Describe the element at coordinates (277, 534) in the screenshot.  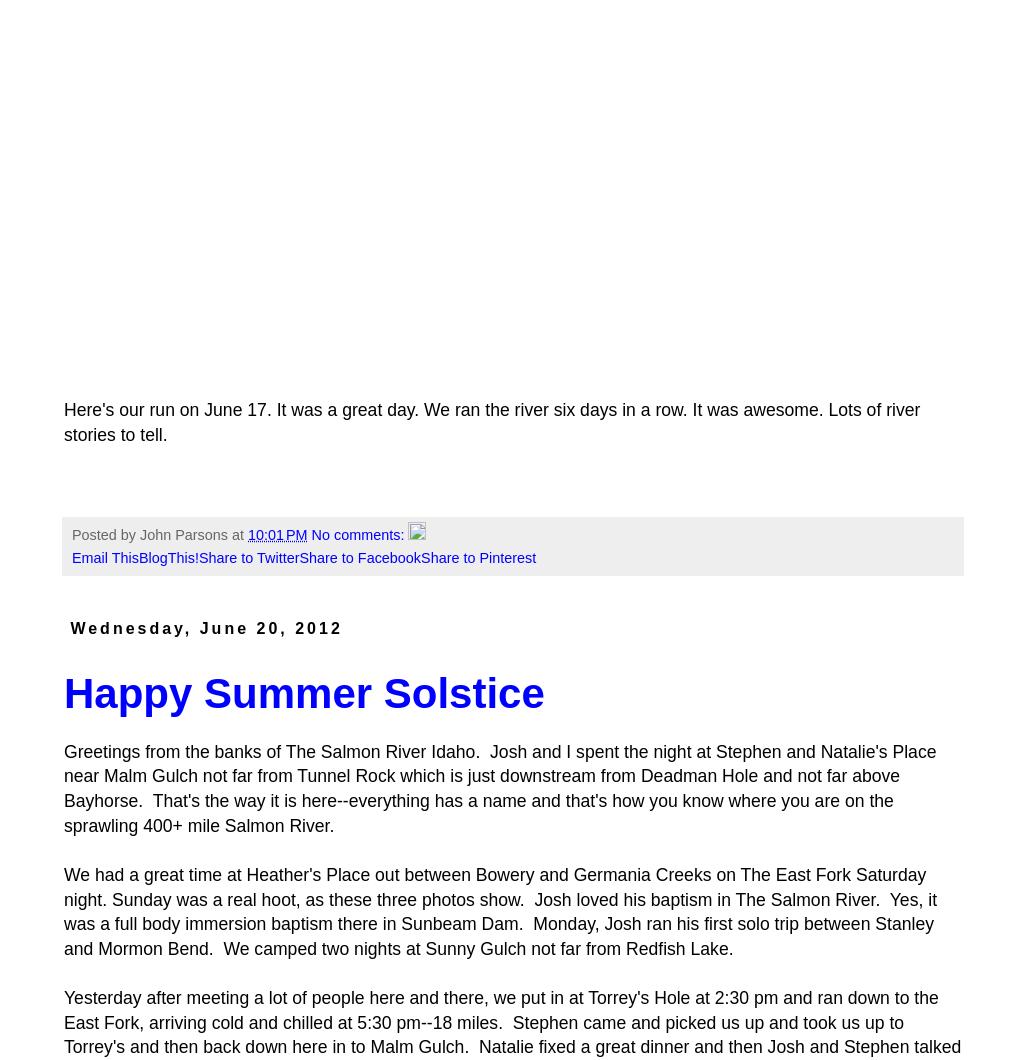
I see `'10:01 PM'` at that location.